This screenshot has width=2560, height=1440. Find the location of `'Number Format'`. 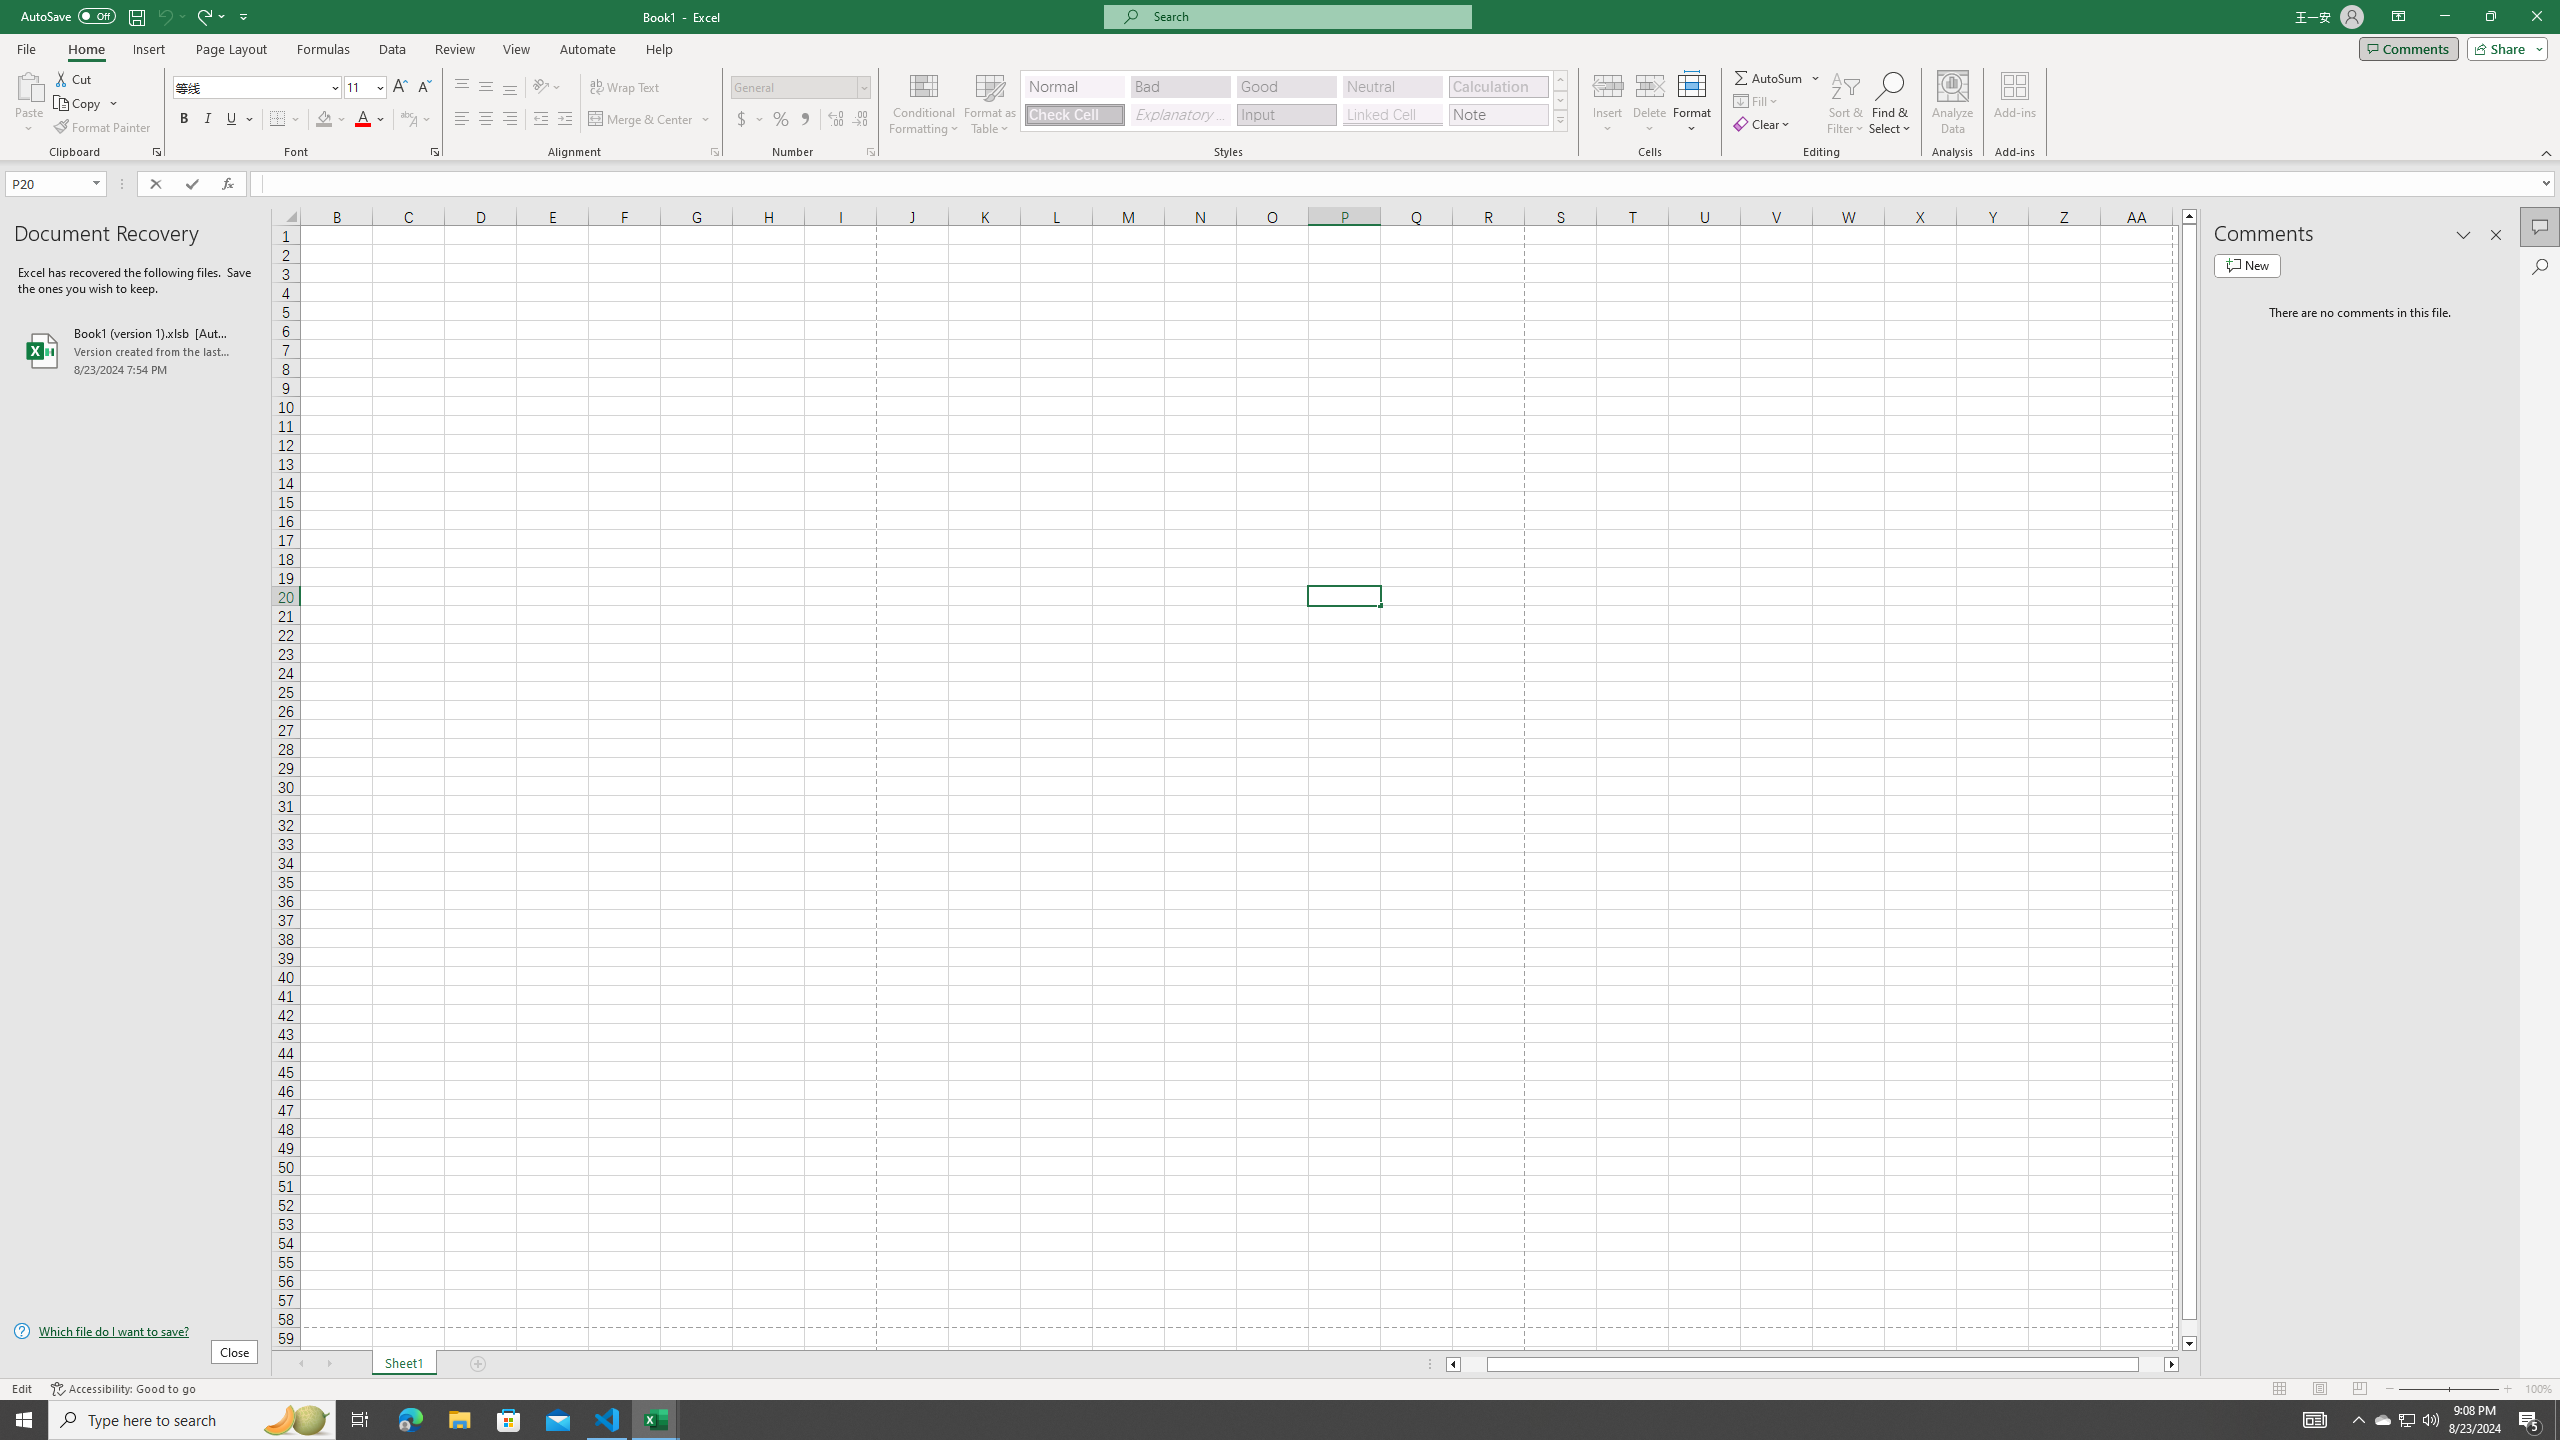

'Number Format' is located at coordinates (794, 87).